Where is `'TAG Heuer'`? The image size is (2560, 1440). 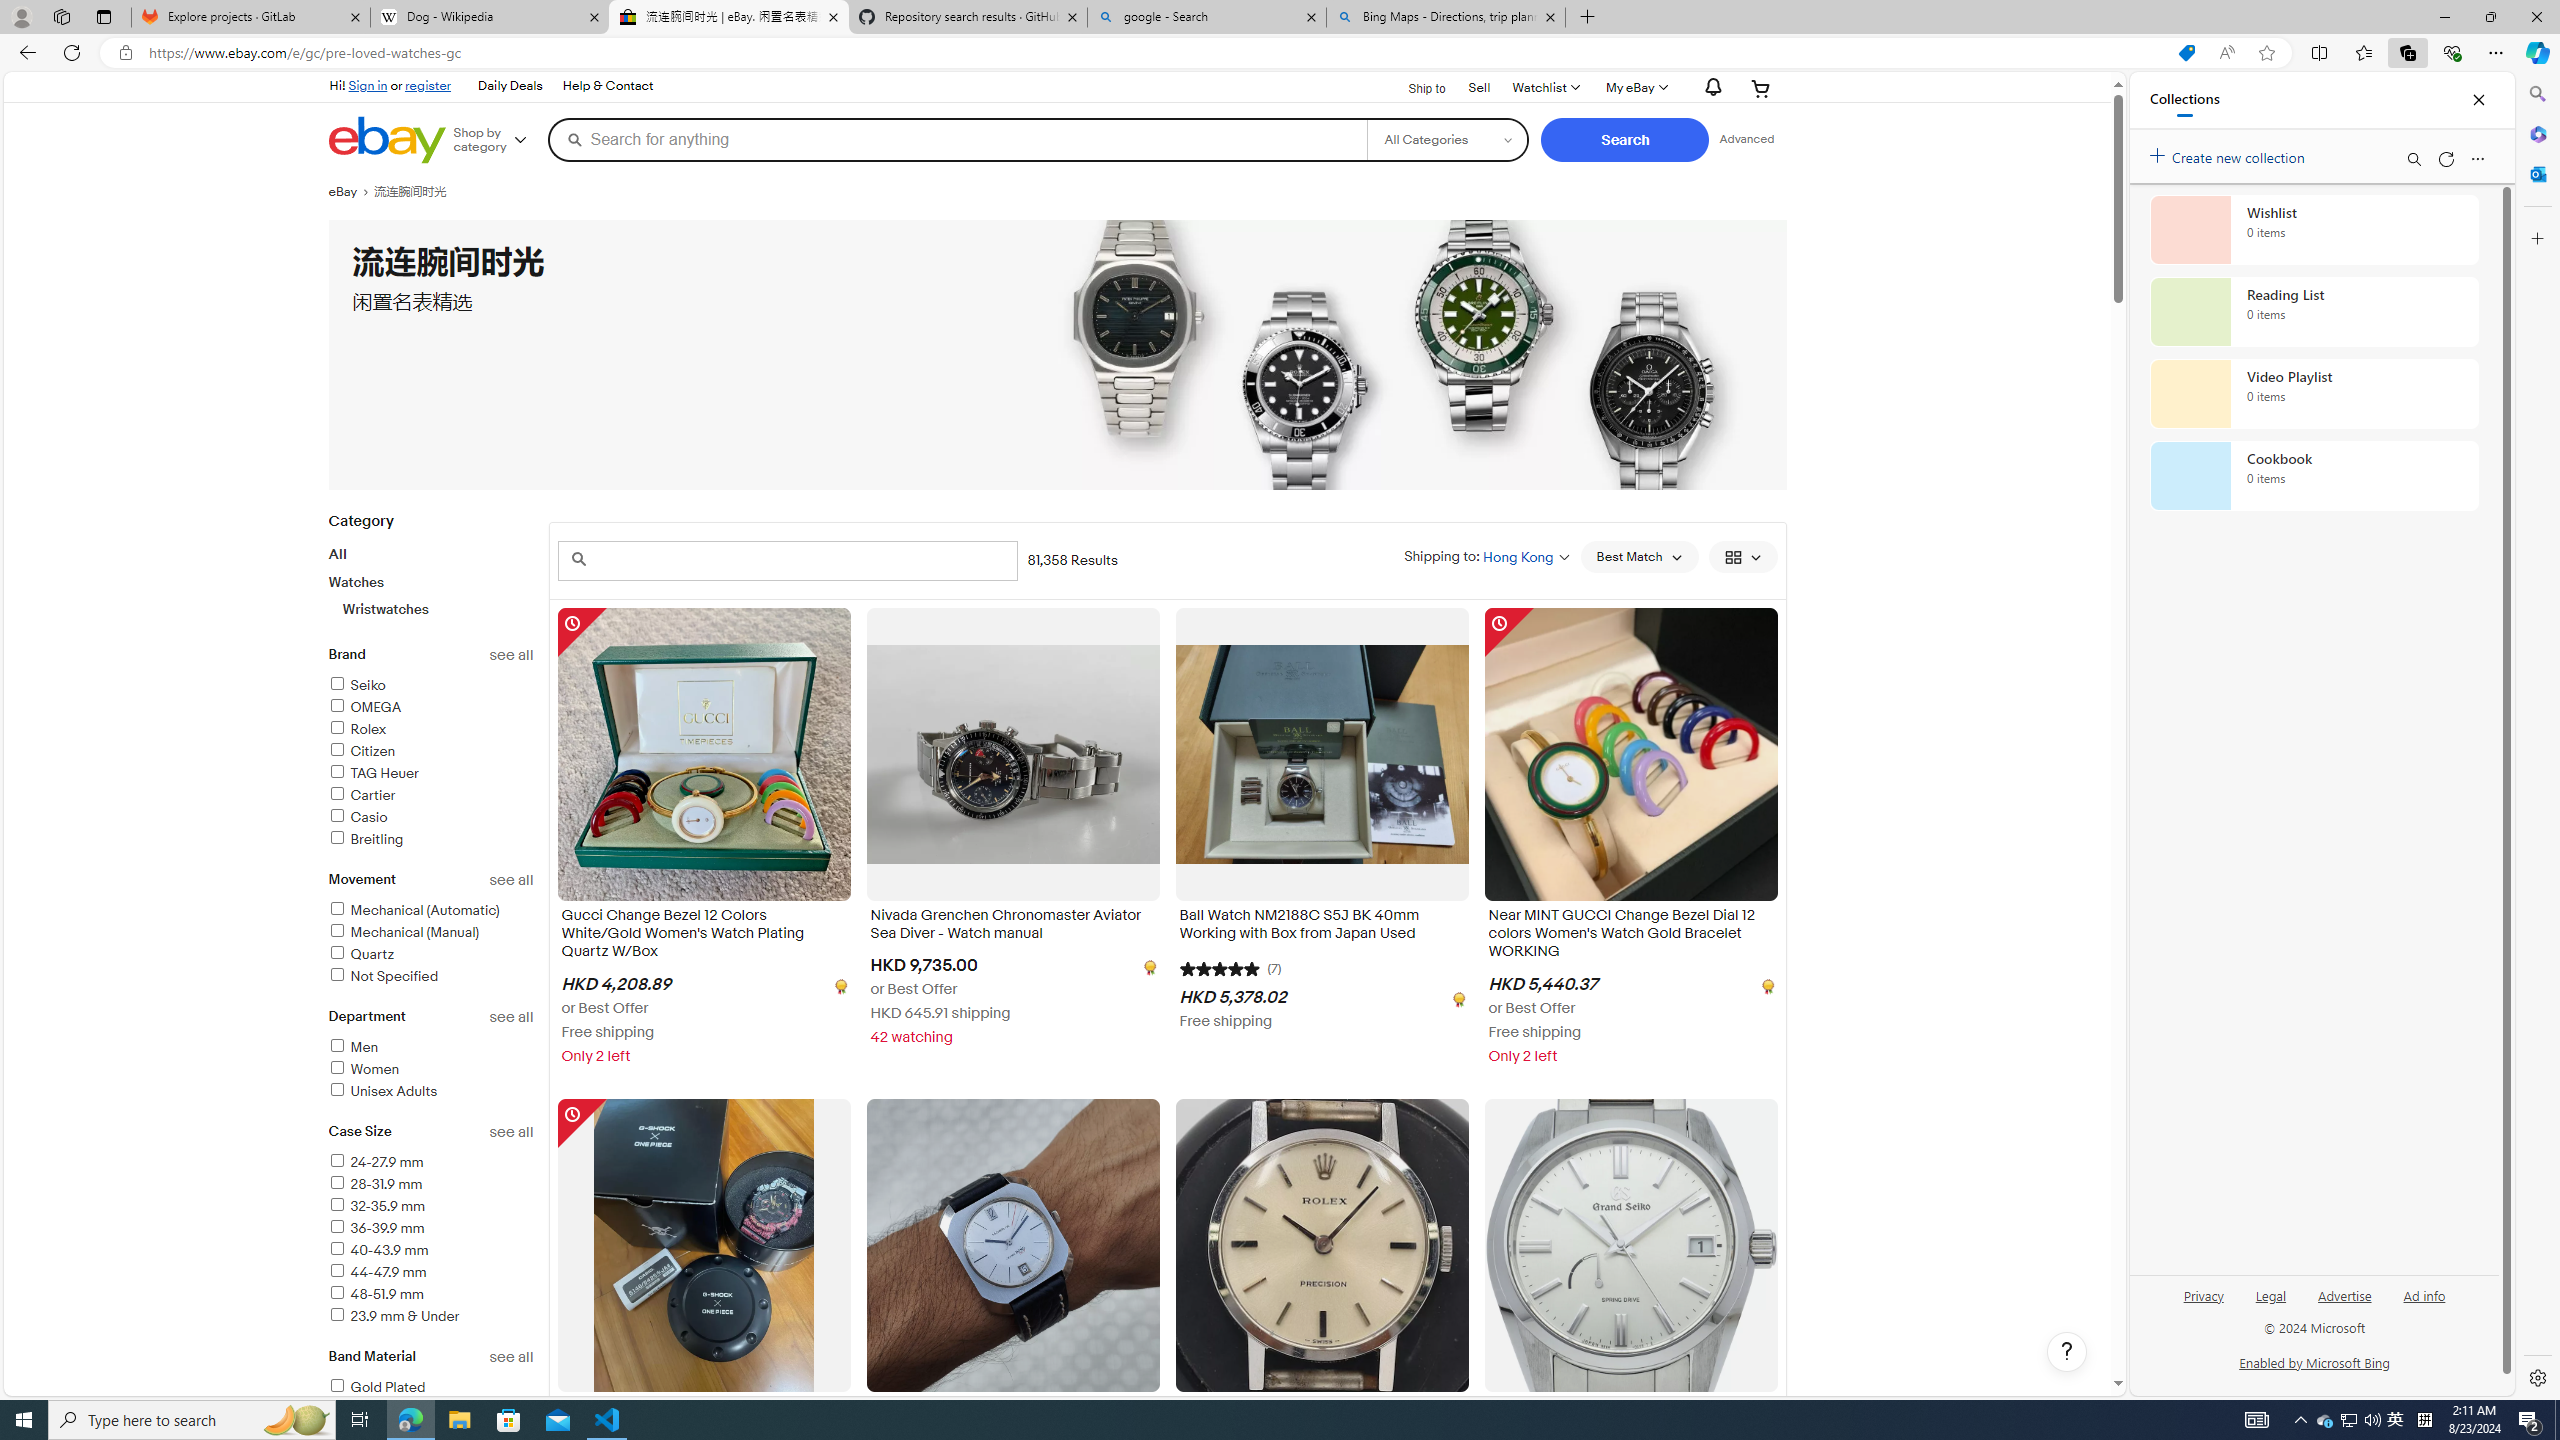
'TAG Heuer' is located at coordinates (431, 773).